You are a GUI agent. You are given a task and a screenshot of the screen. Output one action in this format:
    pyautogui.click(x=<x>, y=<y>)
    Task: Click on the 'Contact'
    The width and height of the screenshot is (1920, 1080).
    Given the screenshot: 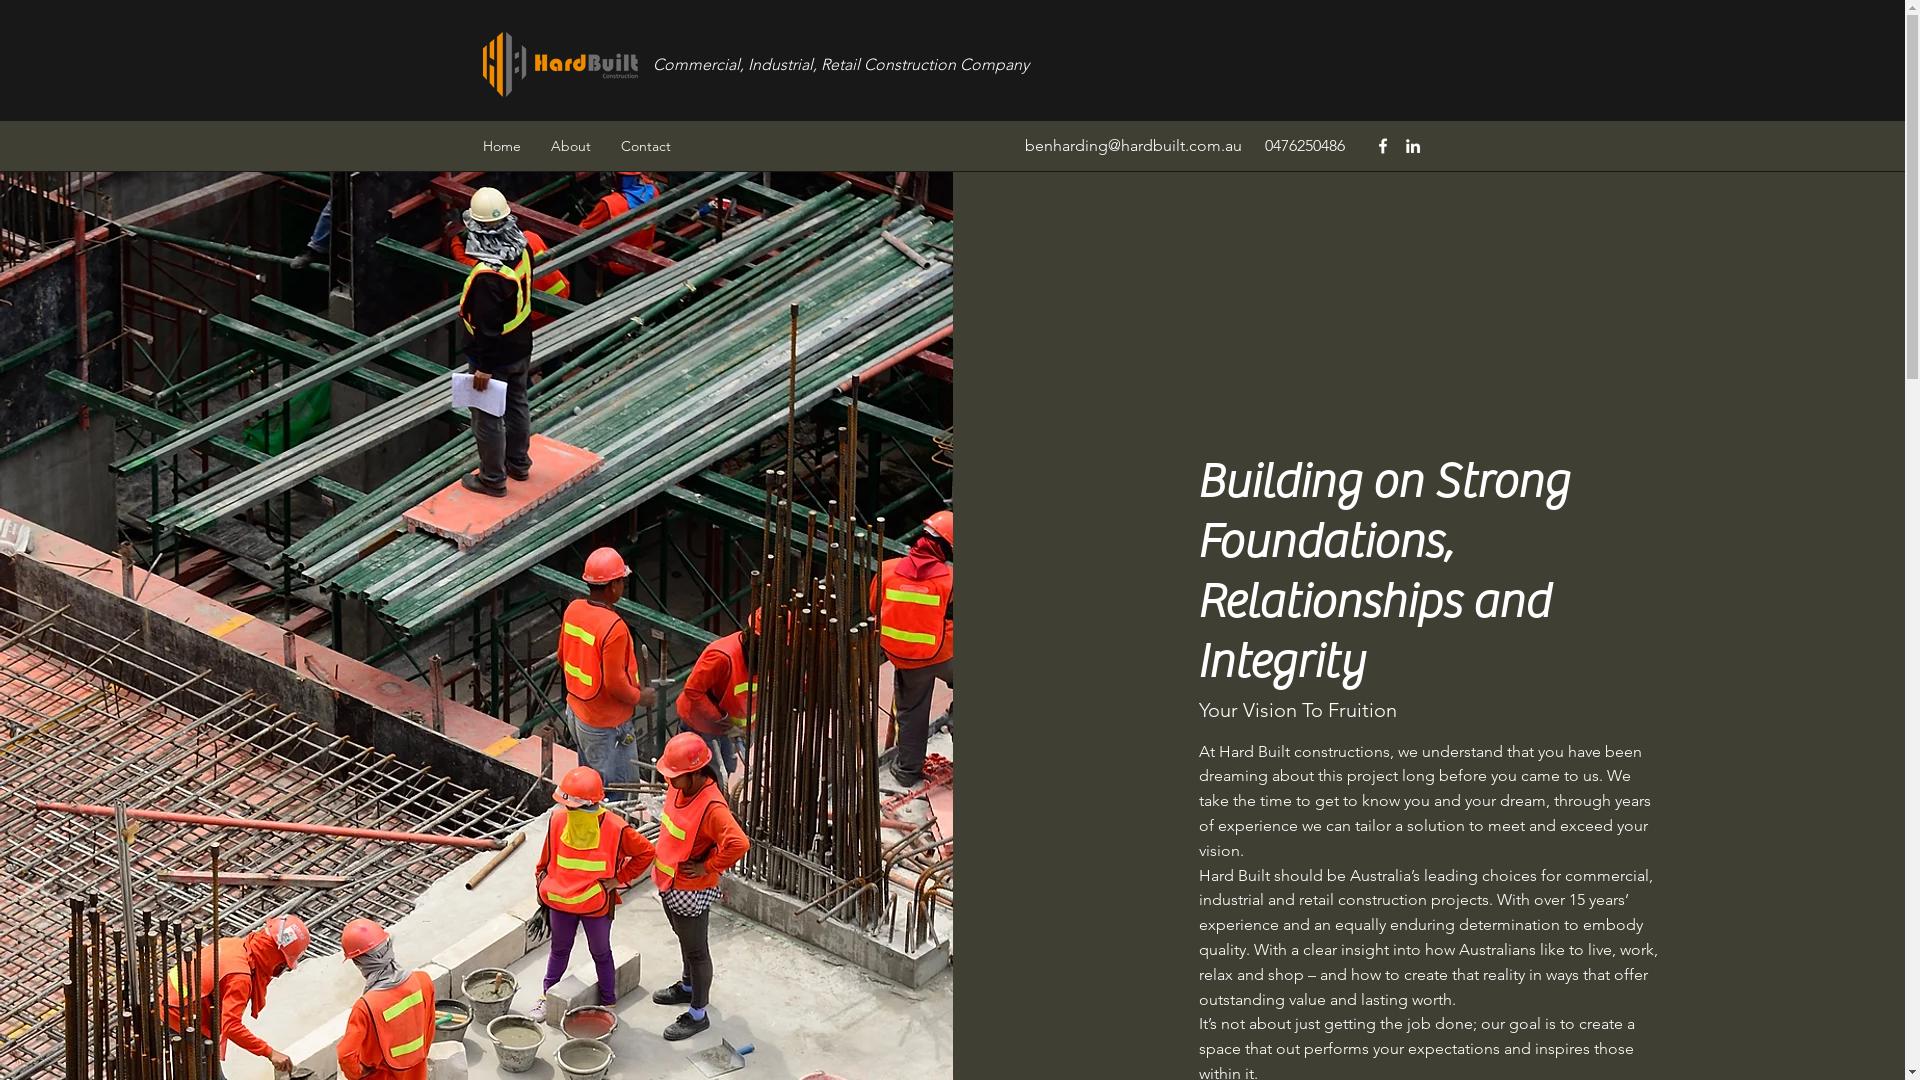 What is the action you would take?
    pyautogui.click(x=646, y=145)
    